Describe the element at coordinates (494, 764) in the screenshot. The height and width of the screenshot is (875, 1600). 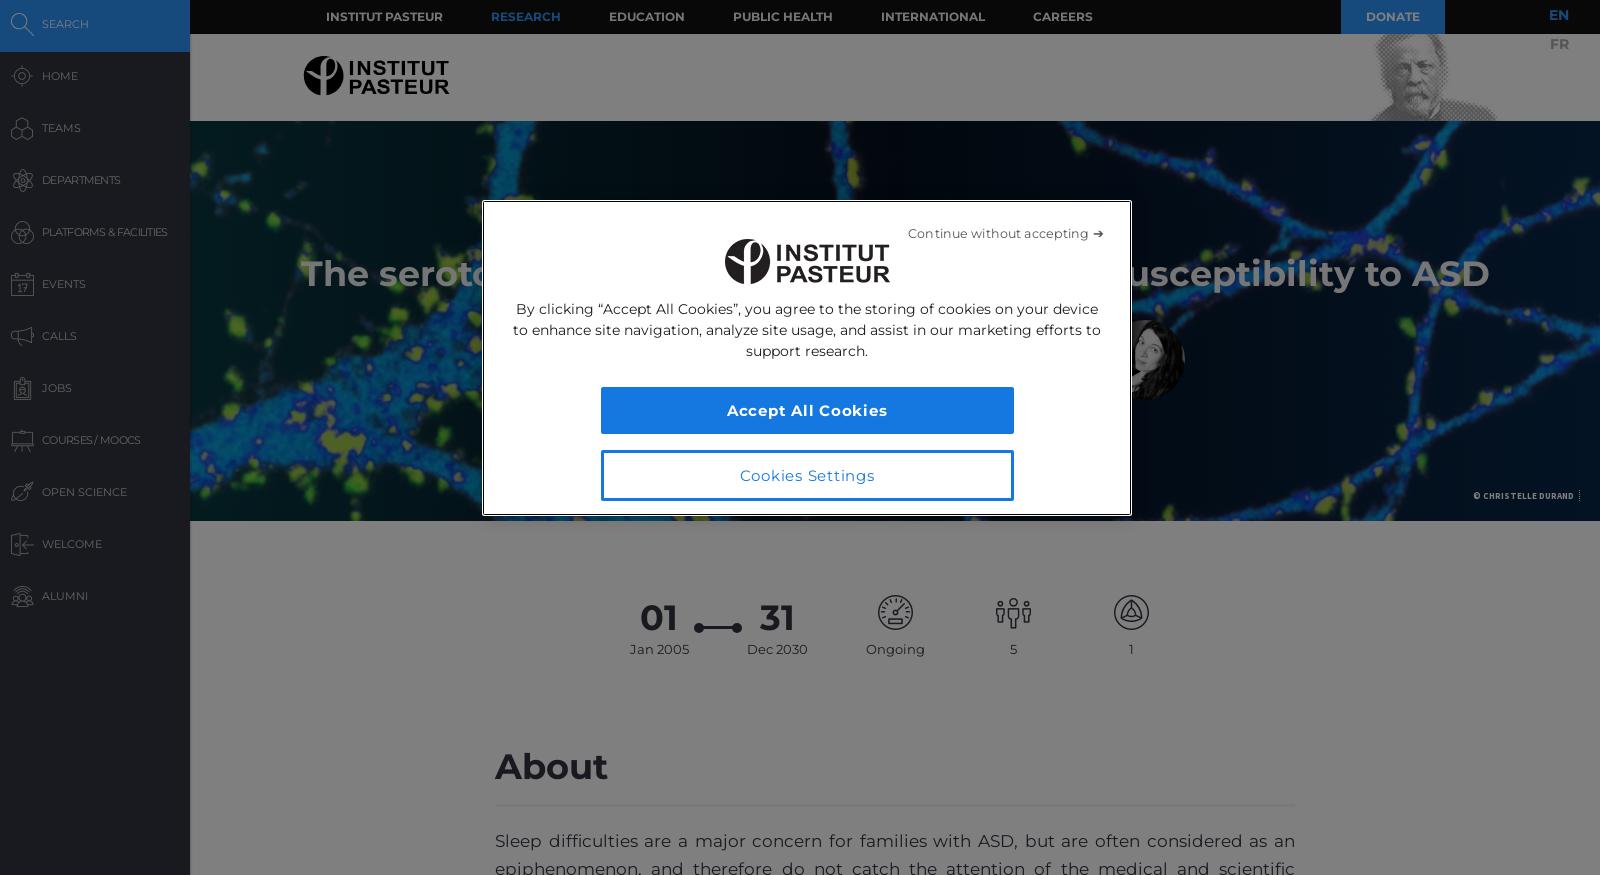
I see `'About'` at that location.